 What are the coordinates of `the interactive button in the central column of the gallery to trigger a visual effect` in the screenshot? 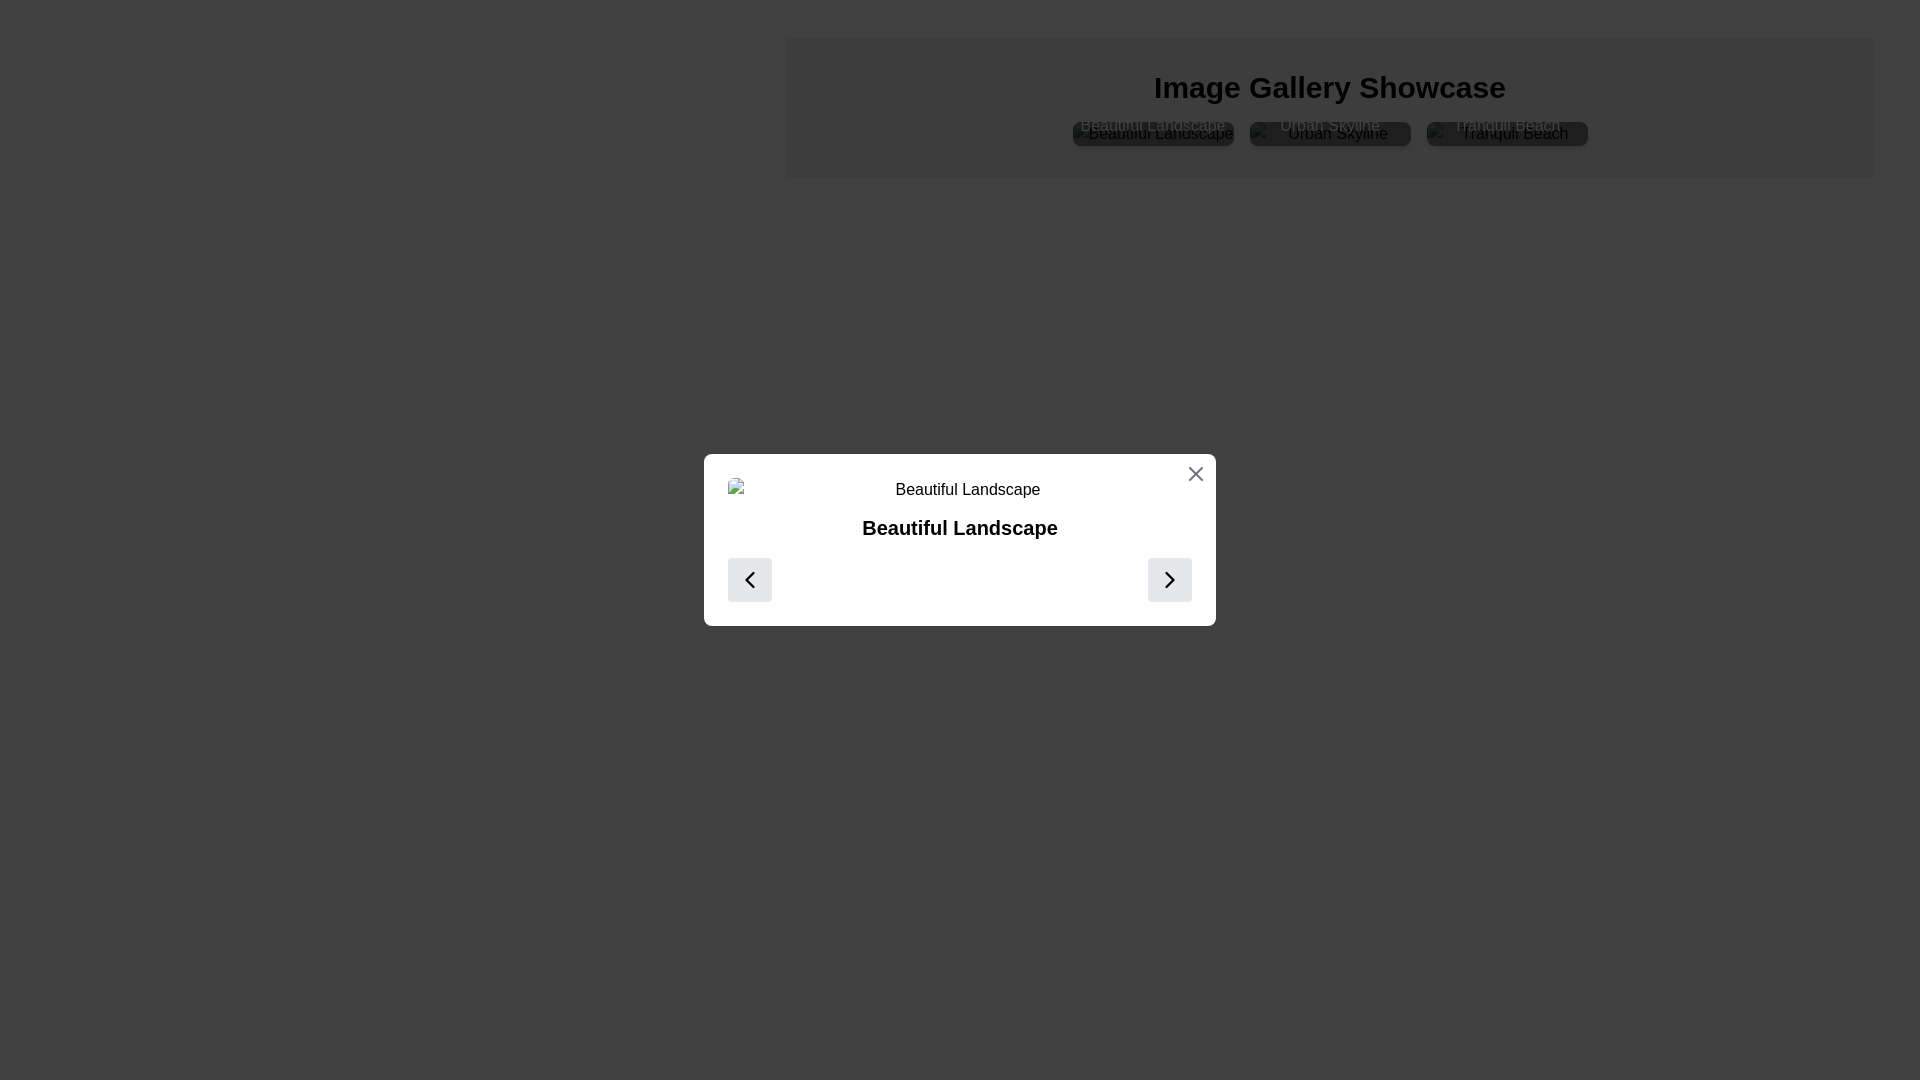 It's located at (1329, 134).